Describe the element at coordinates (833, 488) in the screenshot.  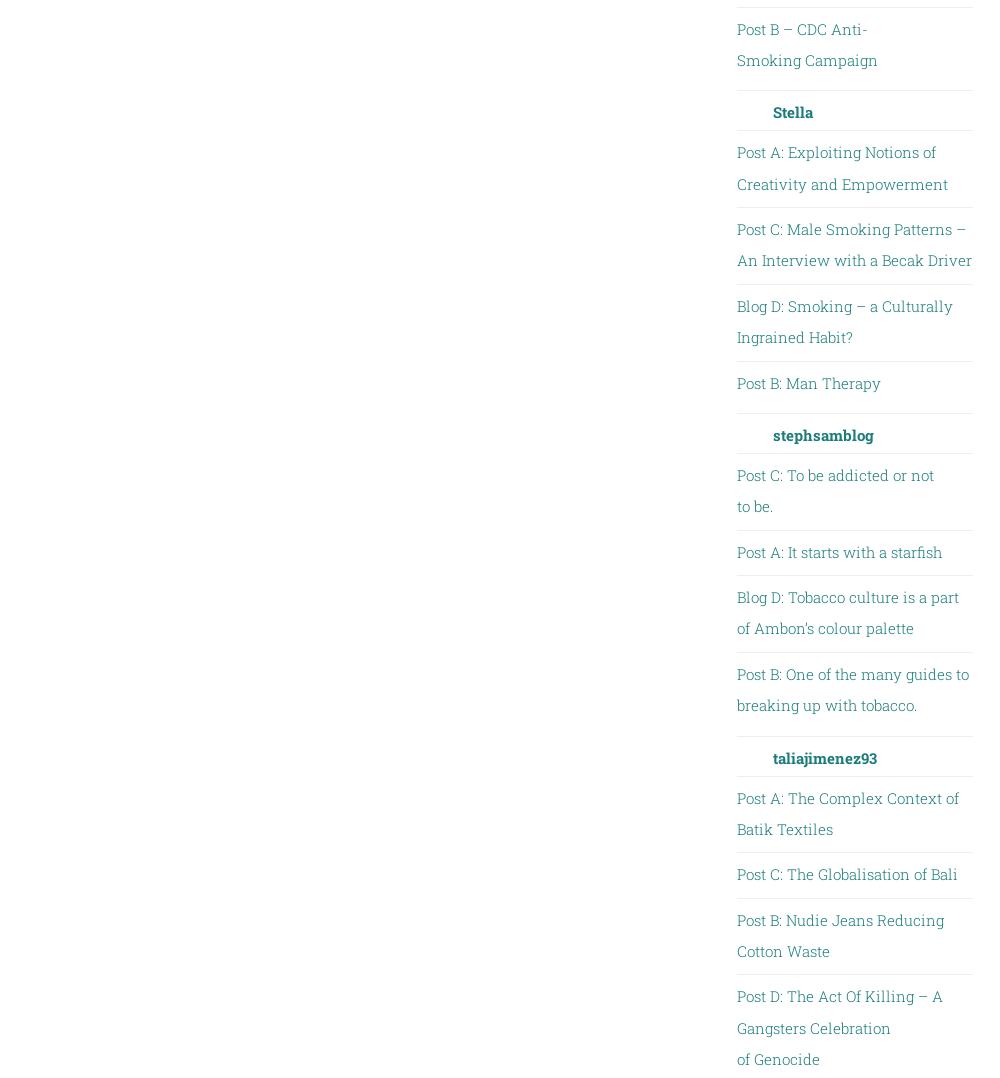
I see `'Post C: To be addicted or not to be.'` at that location.